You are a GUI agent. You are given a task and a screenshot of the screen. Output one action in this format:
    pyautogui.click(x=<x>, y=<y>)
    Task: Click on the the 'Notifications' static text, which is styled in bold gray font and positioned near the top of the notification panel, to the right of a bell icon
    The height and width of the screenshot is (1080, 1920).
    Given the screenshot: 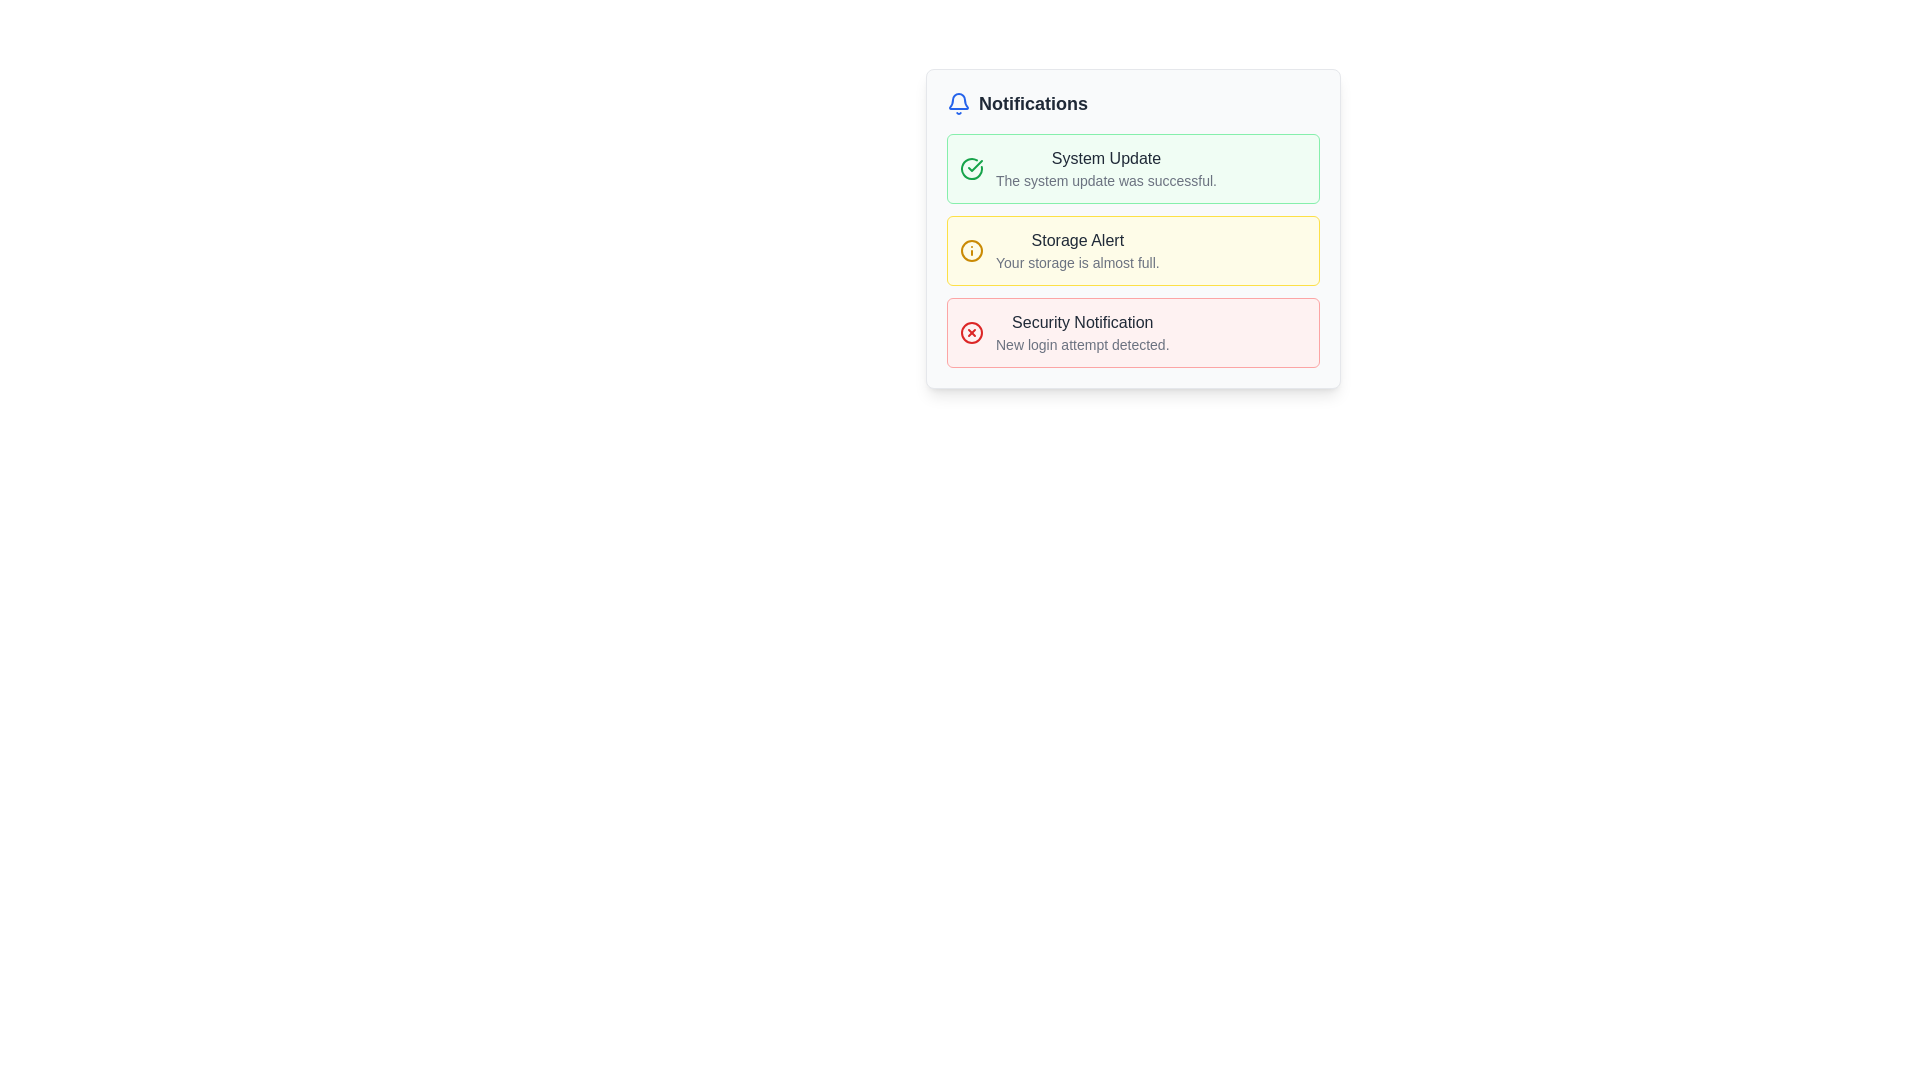 What is the action you would take?
    pyautogui.click(x=1033, y=104)
    